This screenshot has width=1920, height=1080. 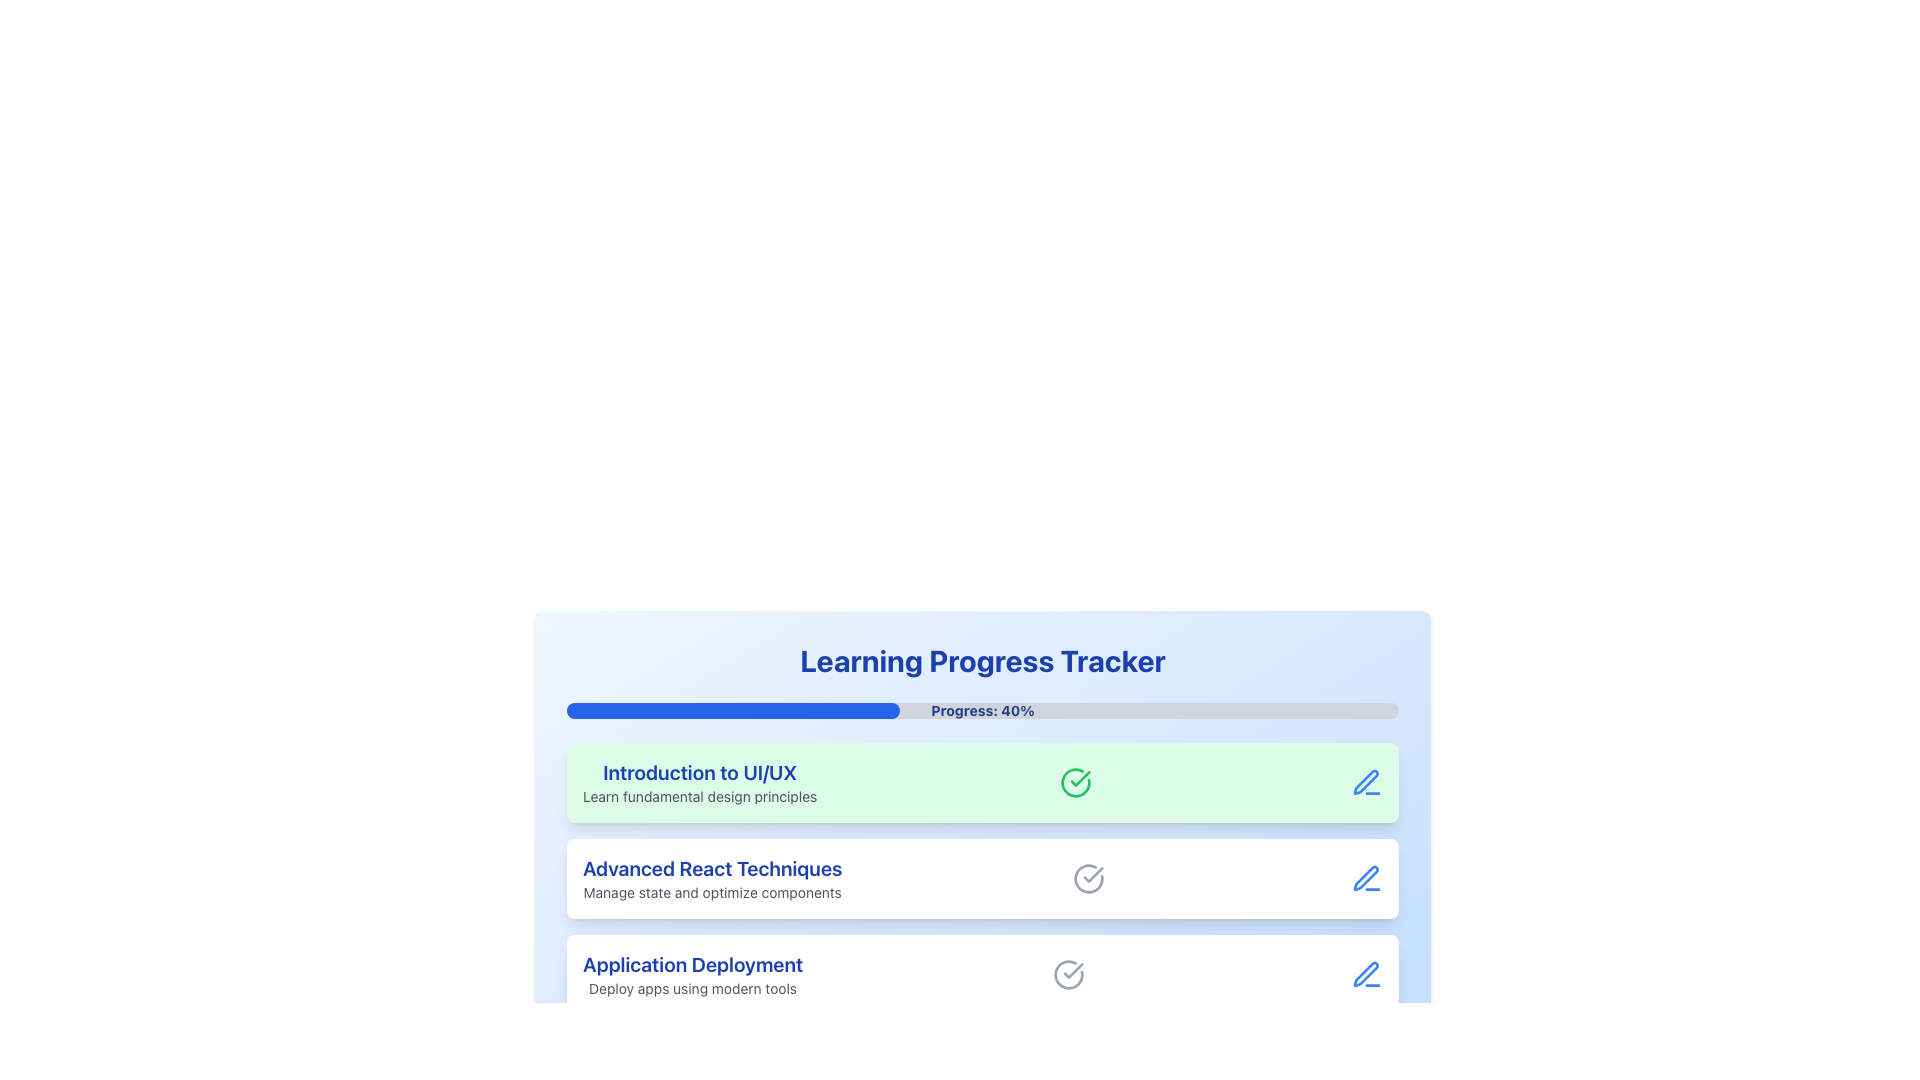 What do you see at coordinates (693, 963) in the screenshot?
I see `the 'Application Deployment' header text` at bounding box center [693, 963].